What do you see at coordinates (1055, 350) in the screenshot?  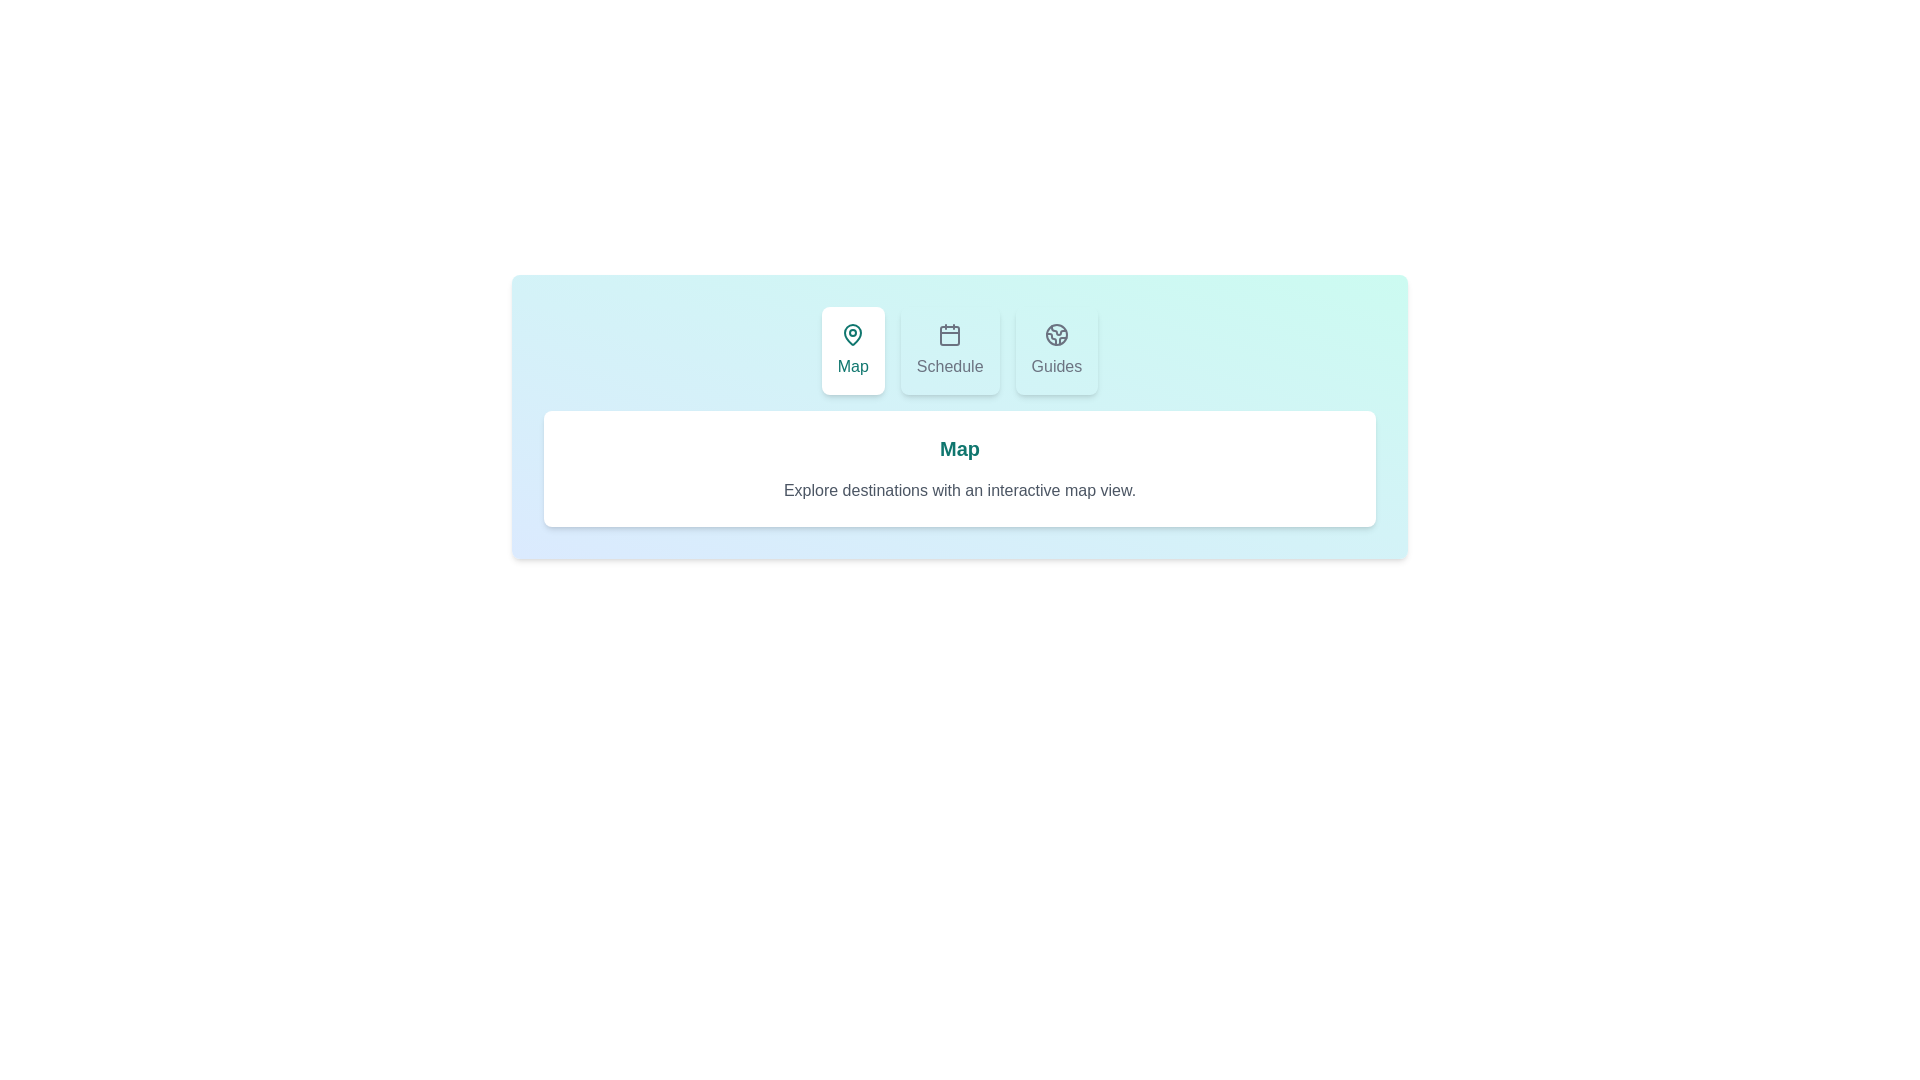 I see `the Guides button to observe its effects` at bounding box center [1055, 350].